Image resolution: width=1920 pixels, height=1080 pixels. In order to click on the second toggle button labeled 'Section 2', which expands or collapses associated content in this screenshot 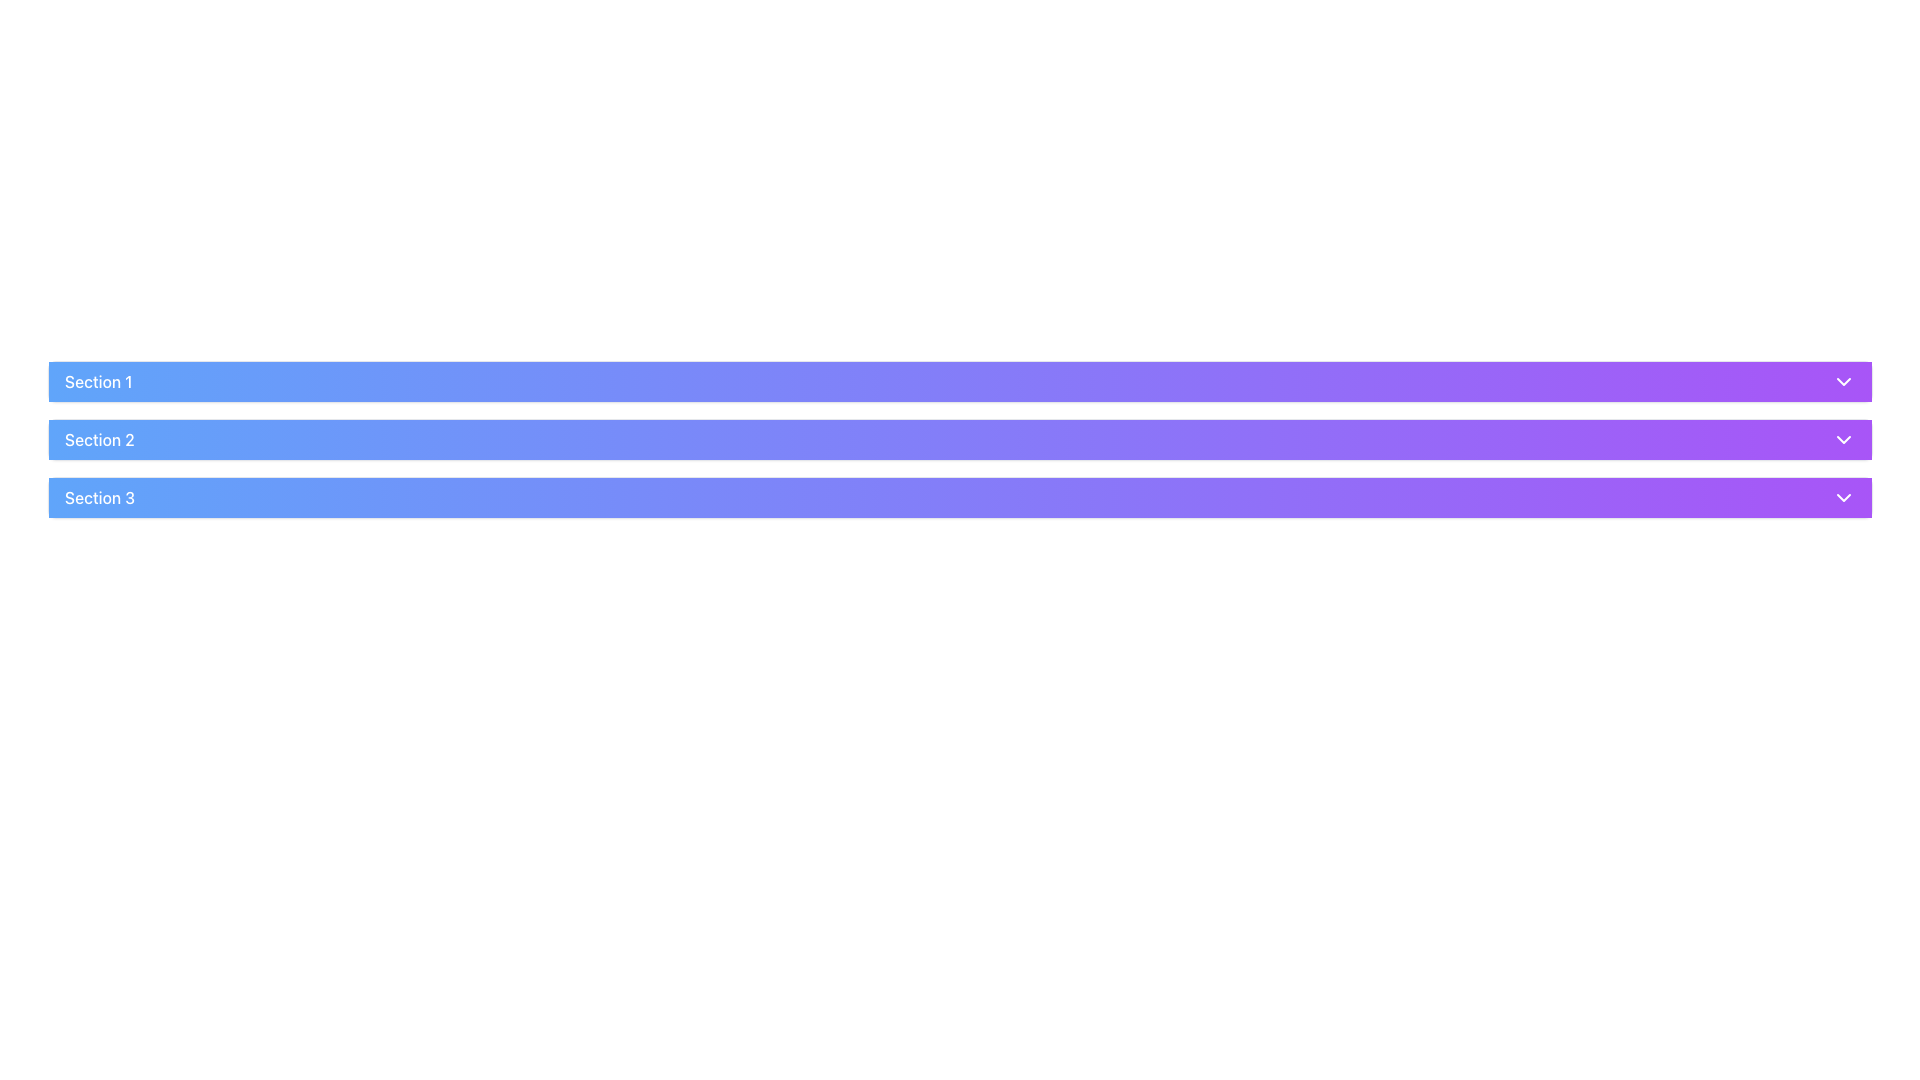, I will do `click(960, 438)`.